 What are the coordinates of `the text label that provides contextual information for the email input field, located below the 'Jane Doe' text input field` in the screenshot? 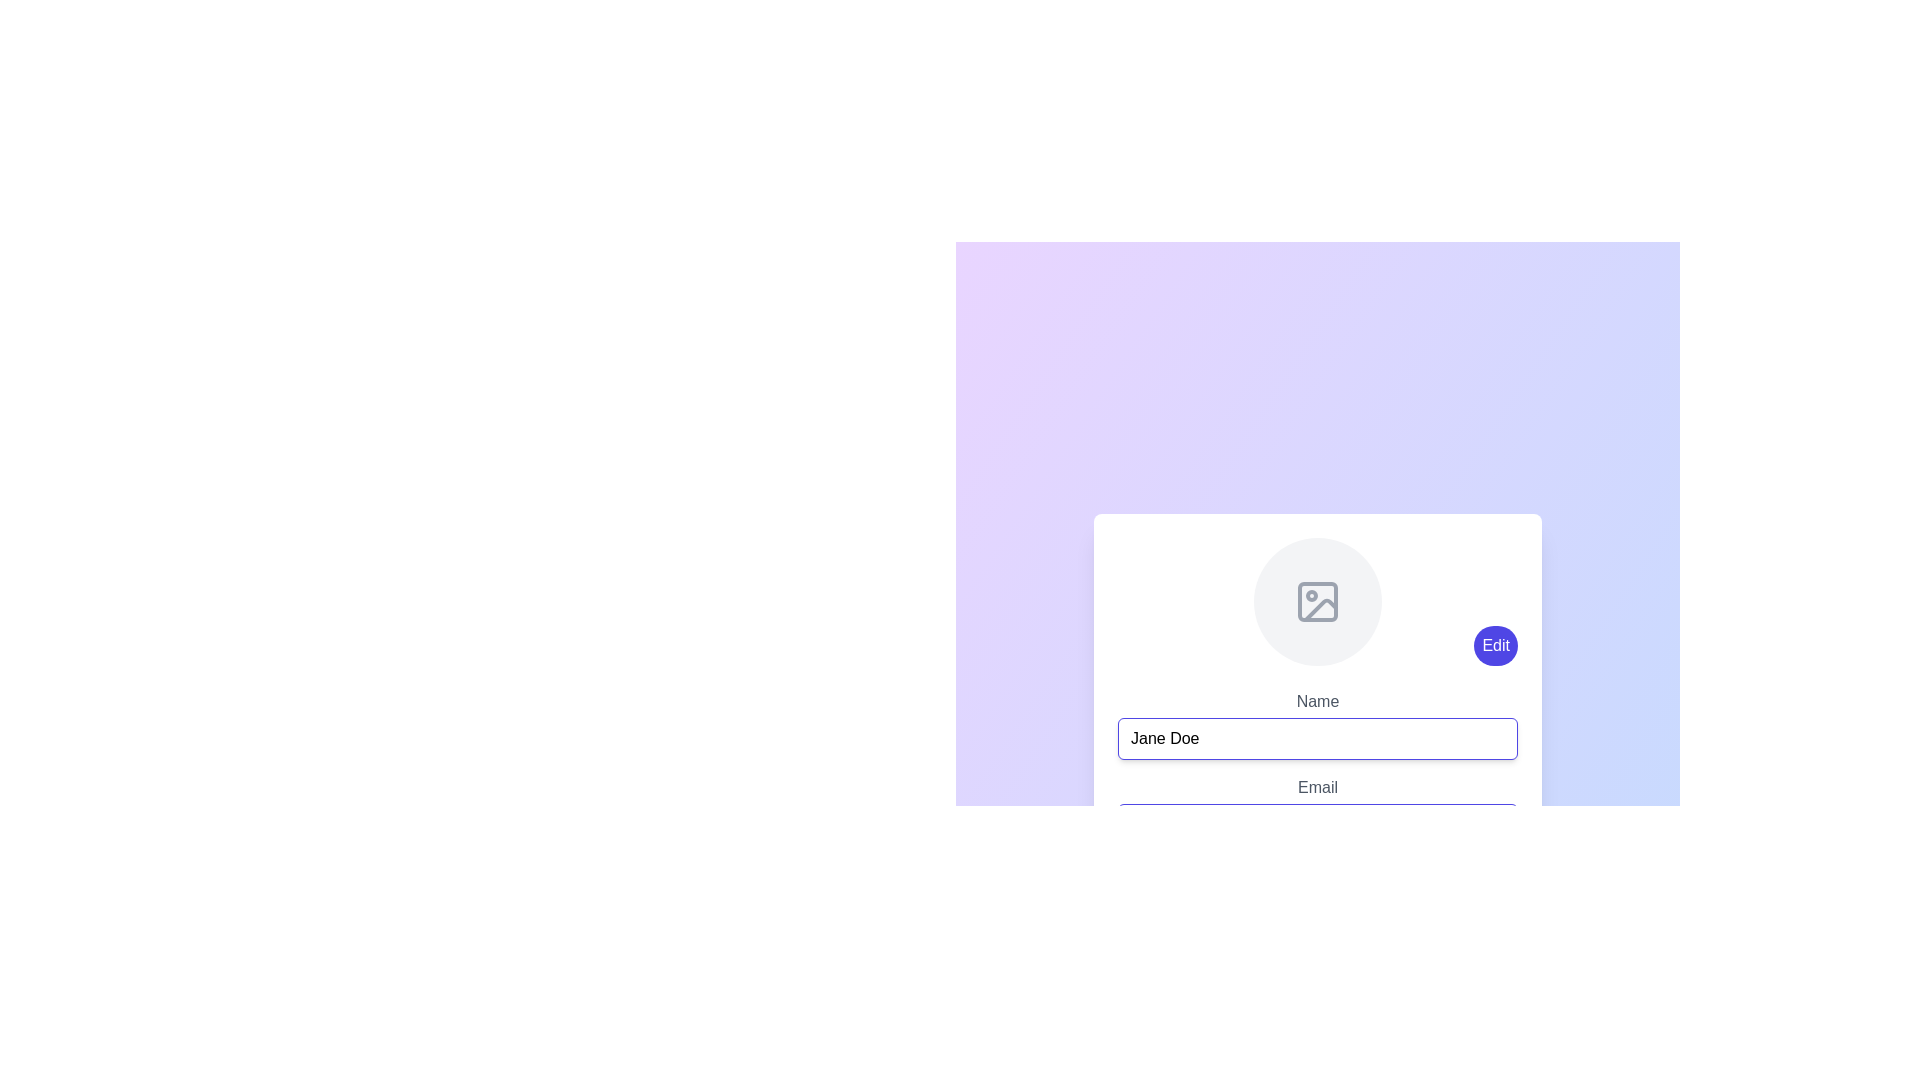 It's located at (1318, 785).